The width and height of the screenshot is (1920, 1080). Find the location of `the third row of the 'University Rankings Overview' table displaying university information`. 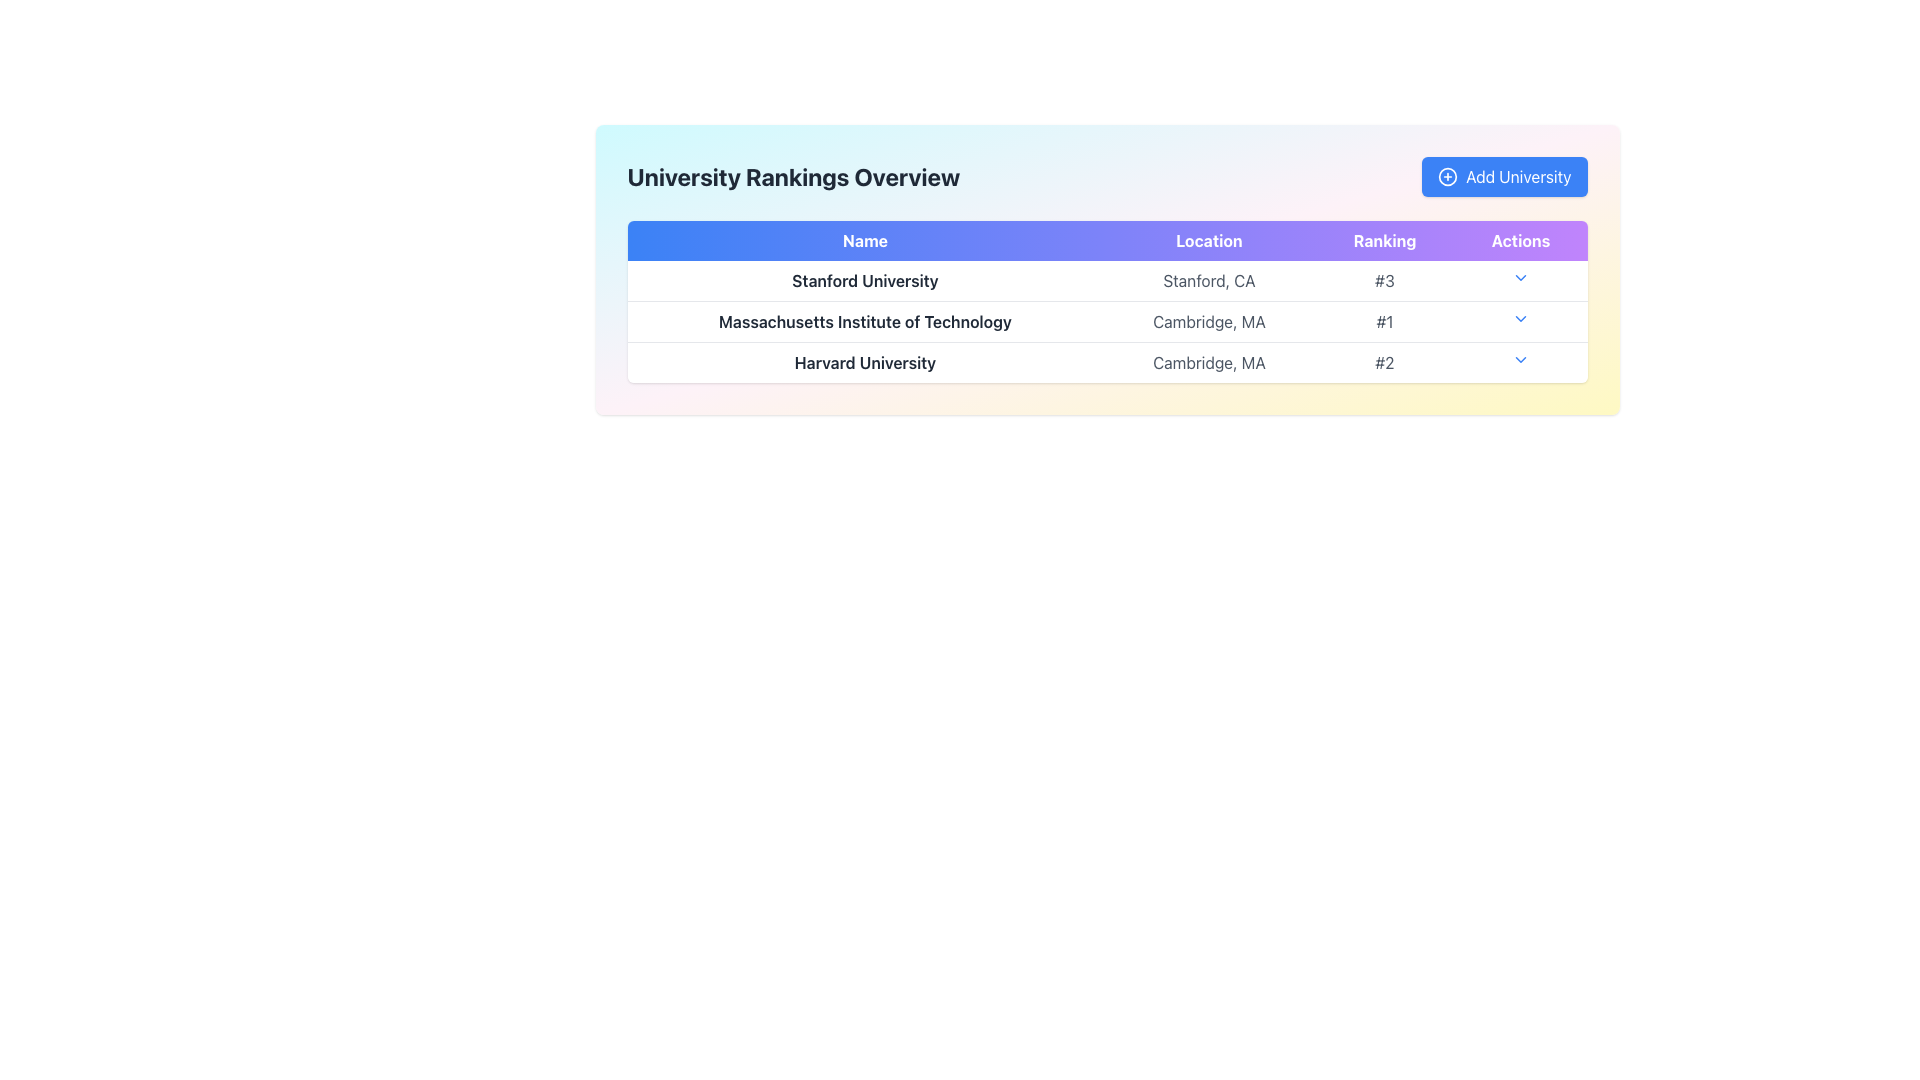

the third row of the 'University Rankings Overview' table displaying university information is located at coordinates (1106, 362).